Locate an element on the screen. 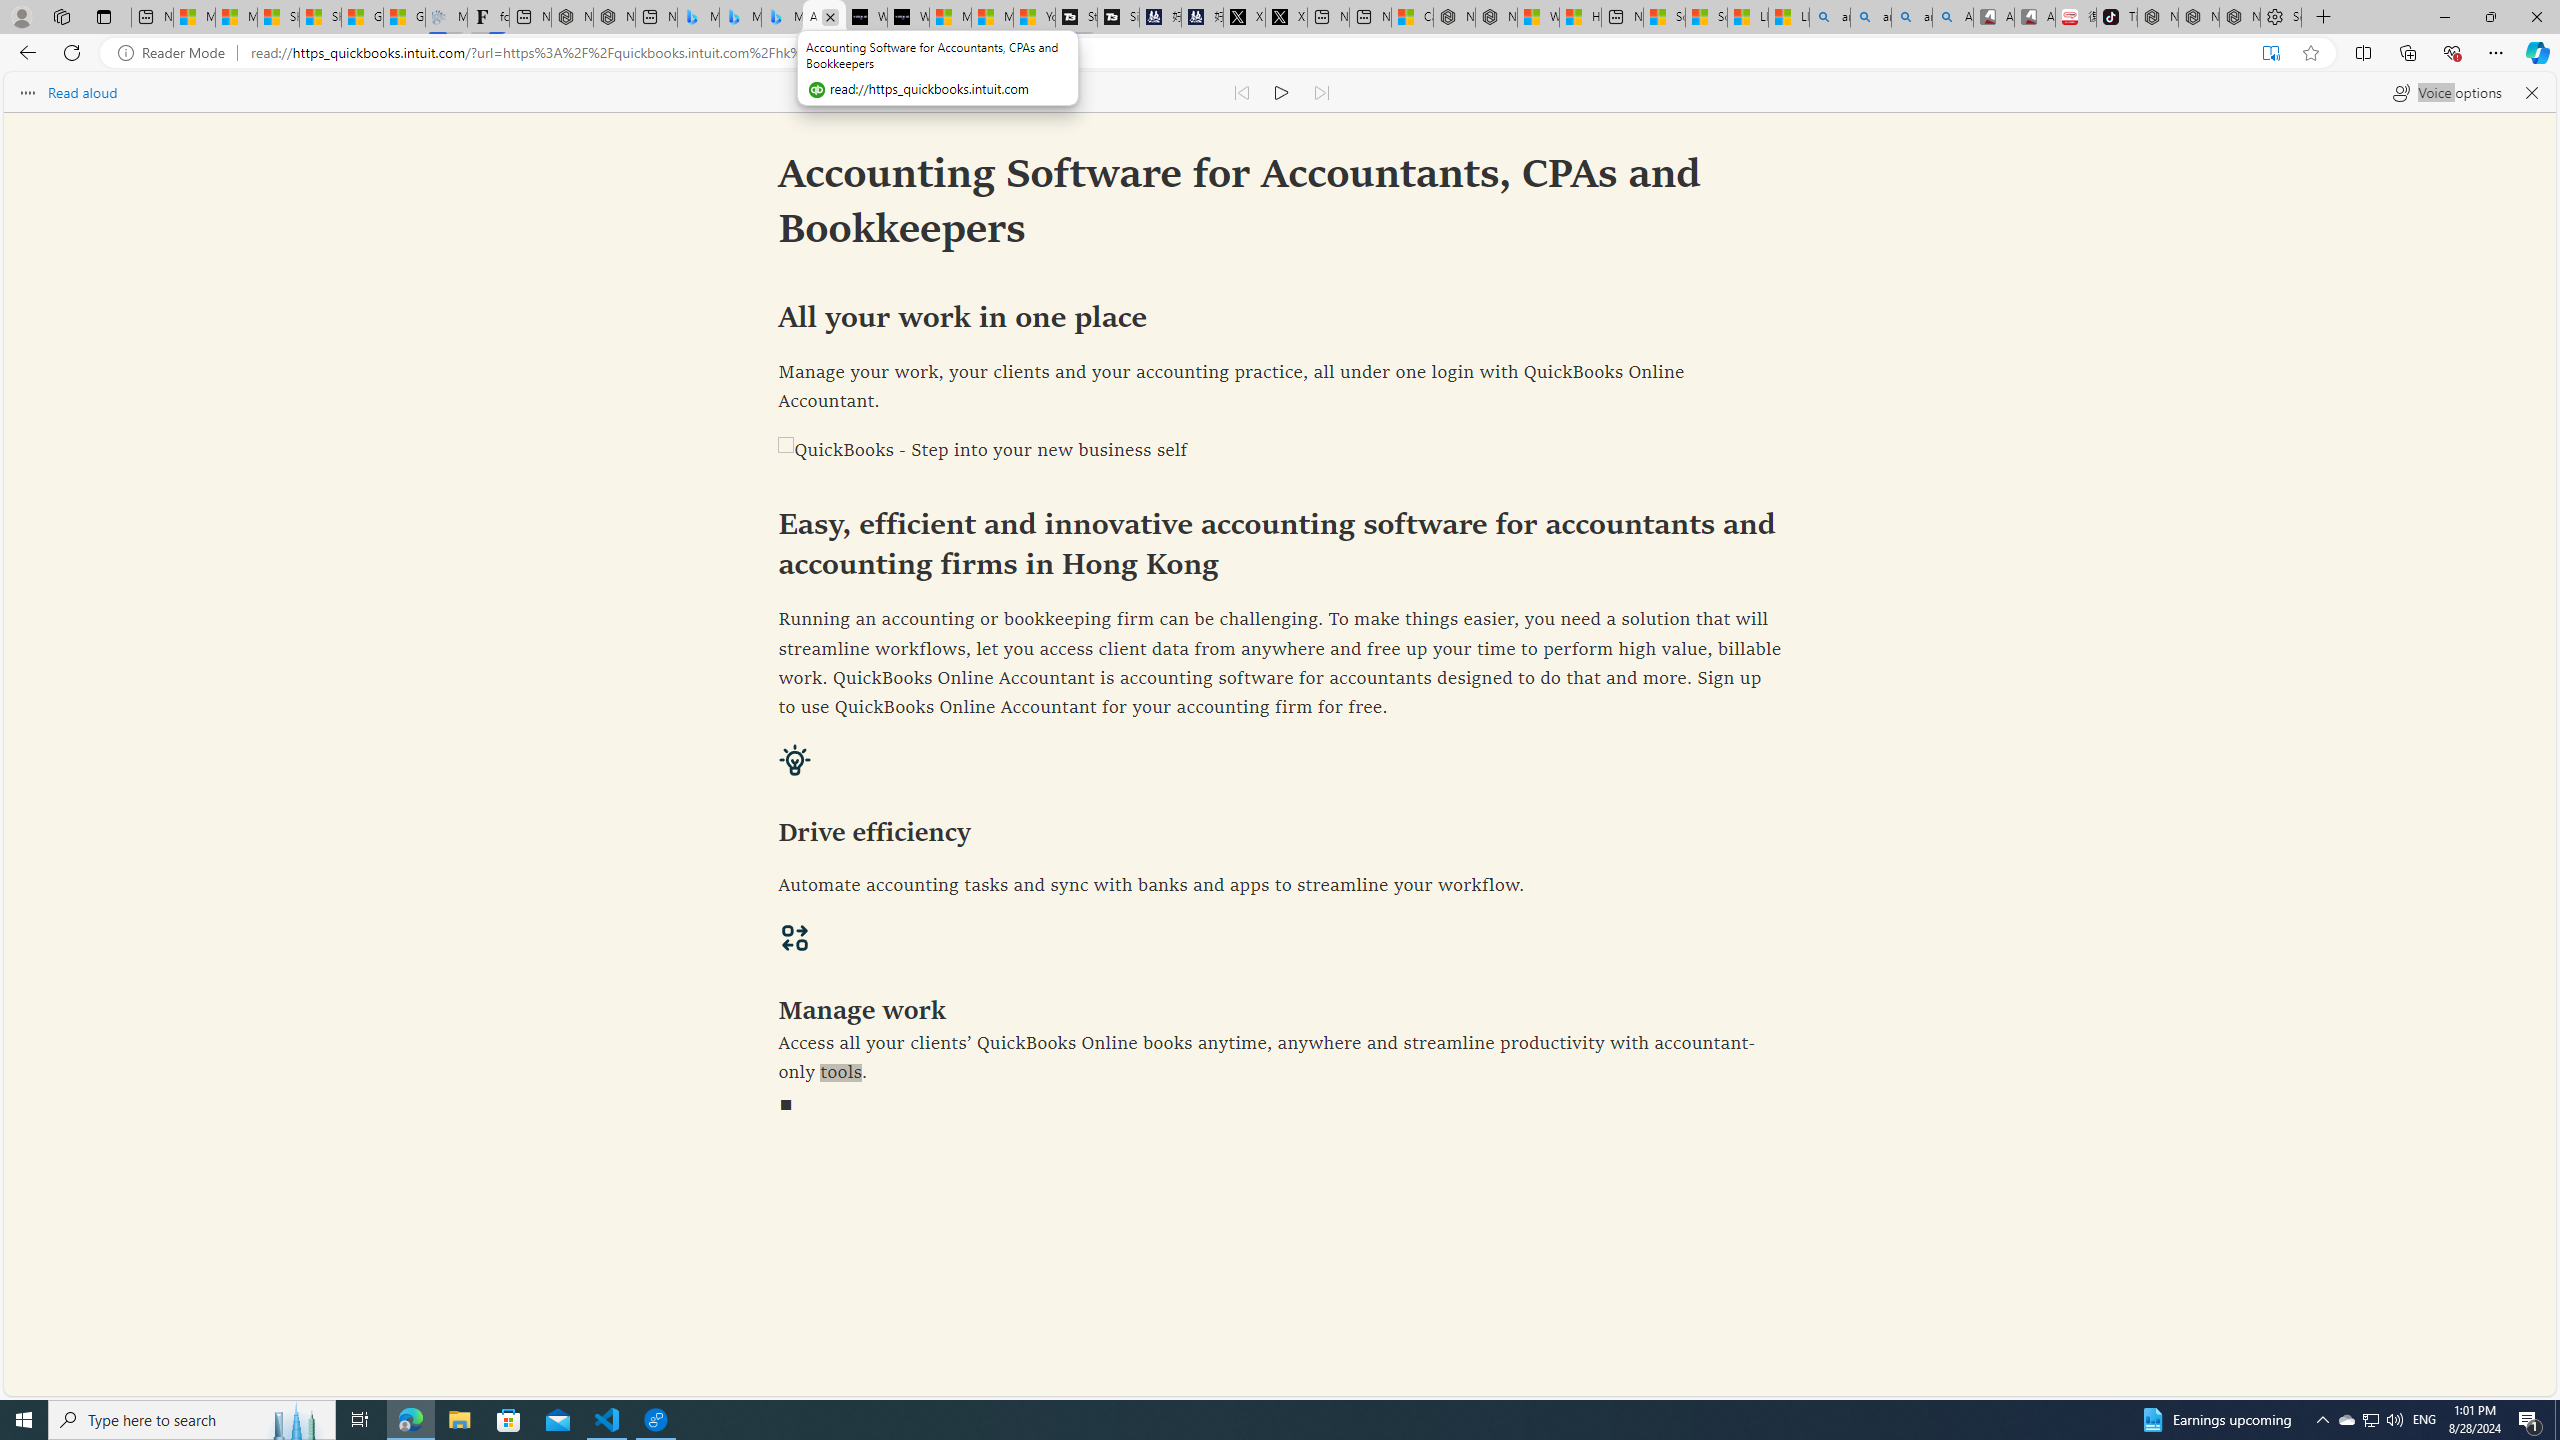 This screenshot has height=1440, width=2560. 'Nordace - Siena Pro 15 Essential Set' is located at coordinates (2239, 16).